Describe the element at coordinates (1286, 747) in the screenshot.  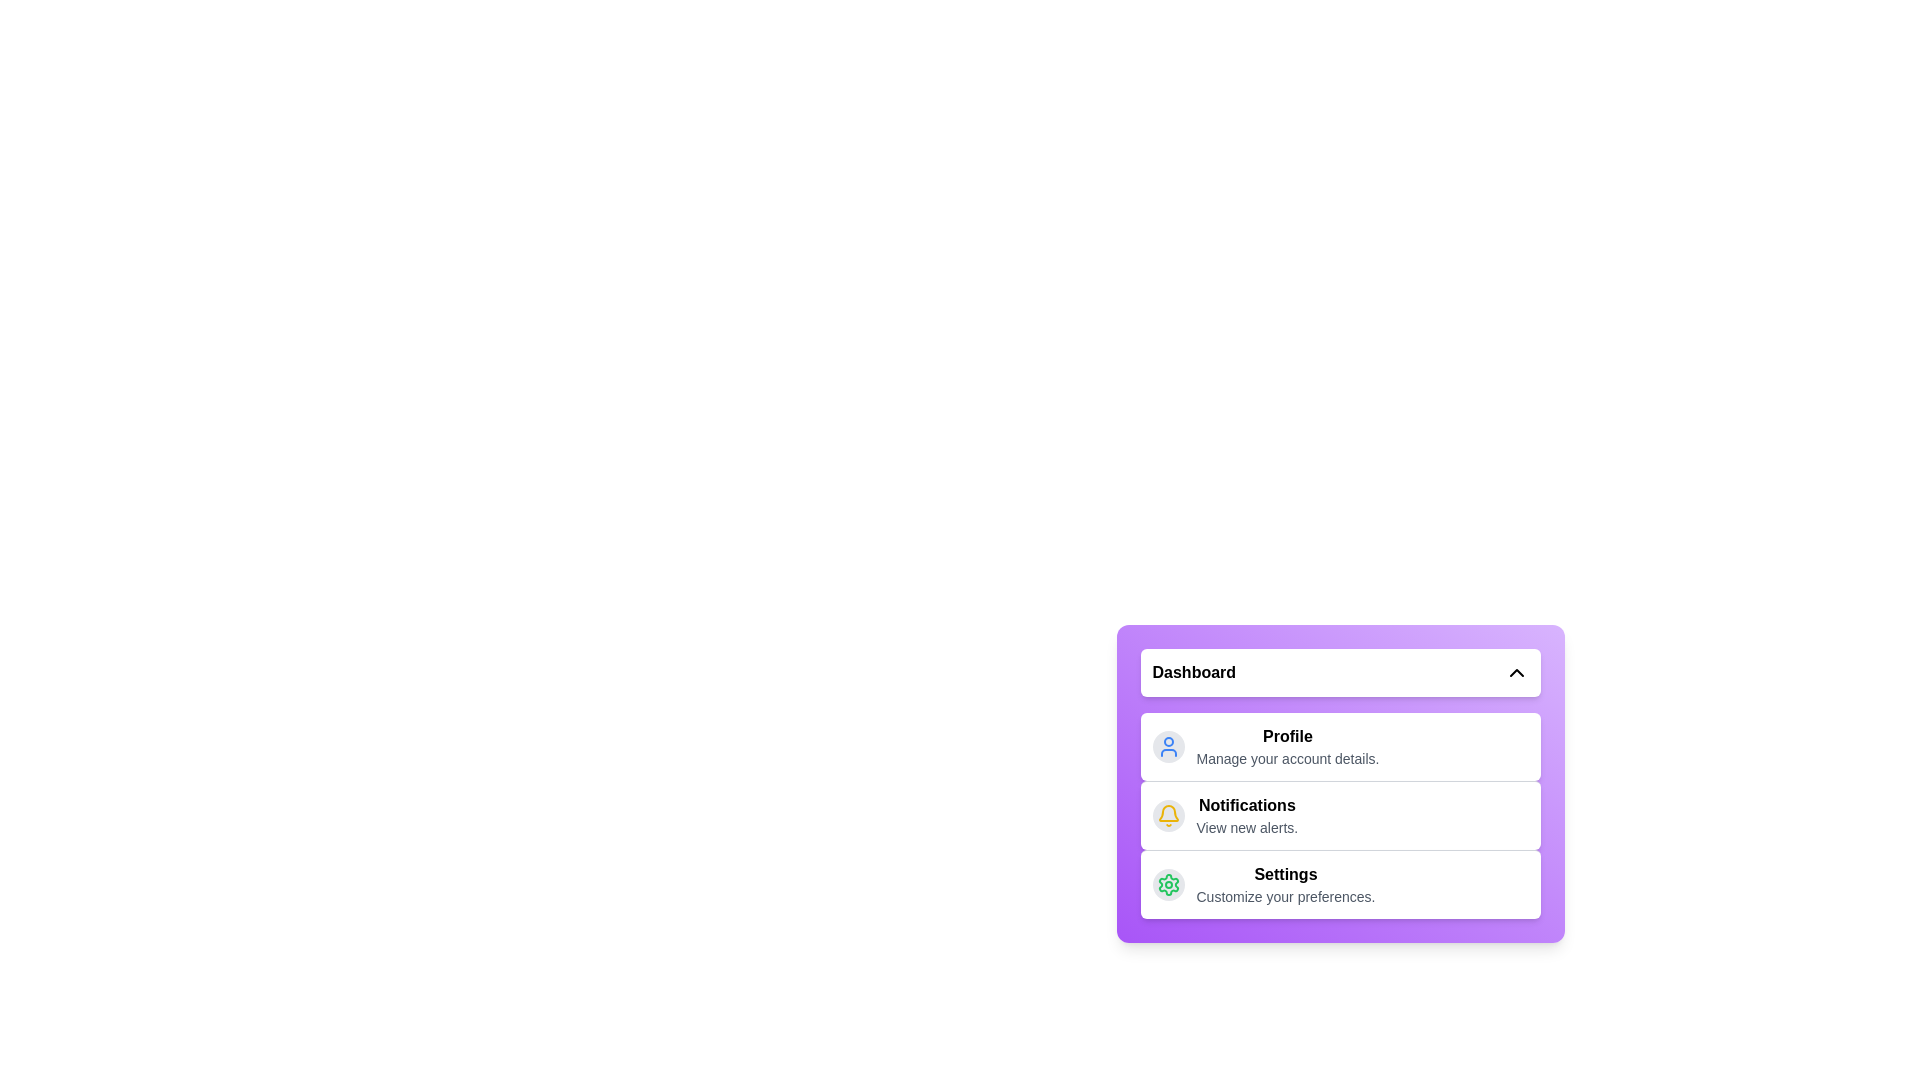
I see `the menu item Profile to navigate to its content` at that location.